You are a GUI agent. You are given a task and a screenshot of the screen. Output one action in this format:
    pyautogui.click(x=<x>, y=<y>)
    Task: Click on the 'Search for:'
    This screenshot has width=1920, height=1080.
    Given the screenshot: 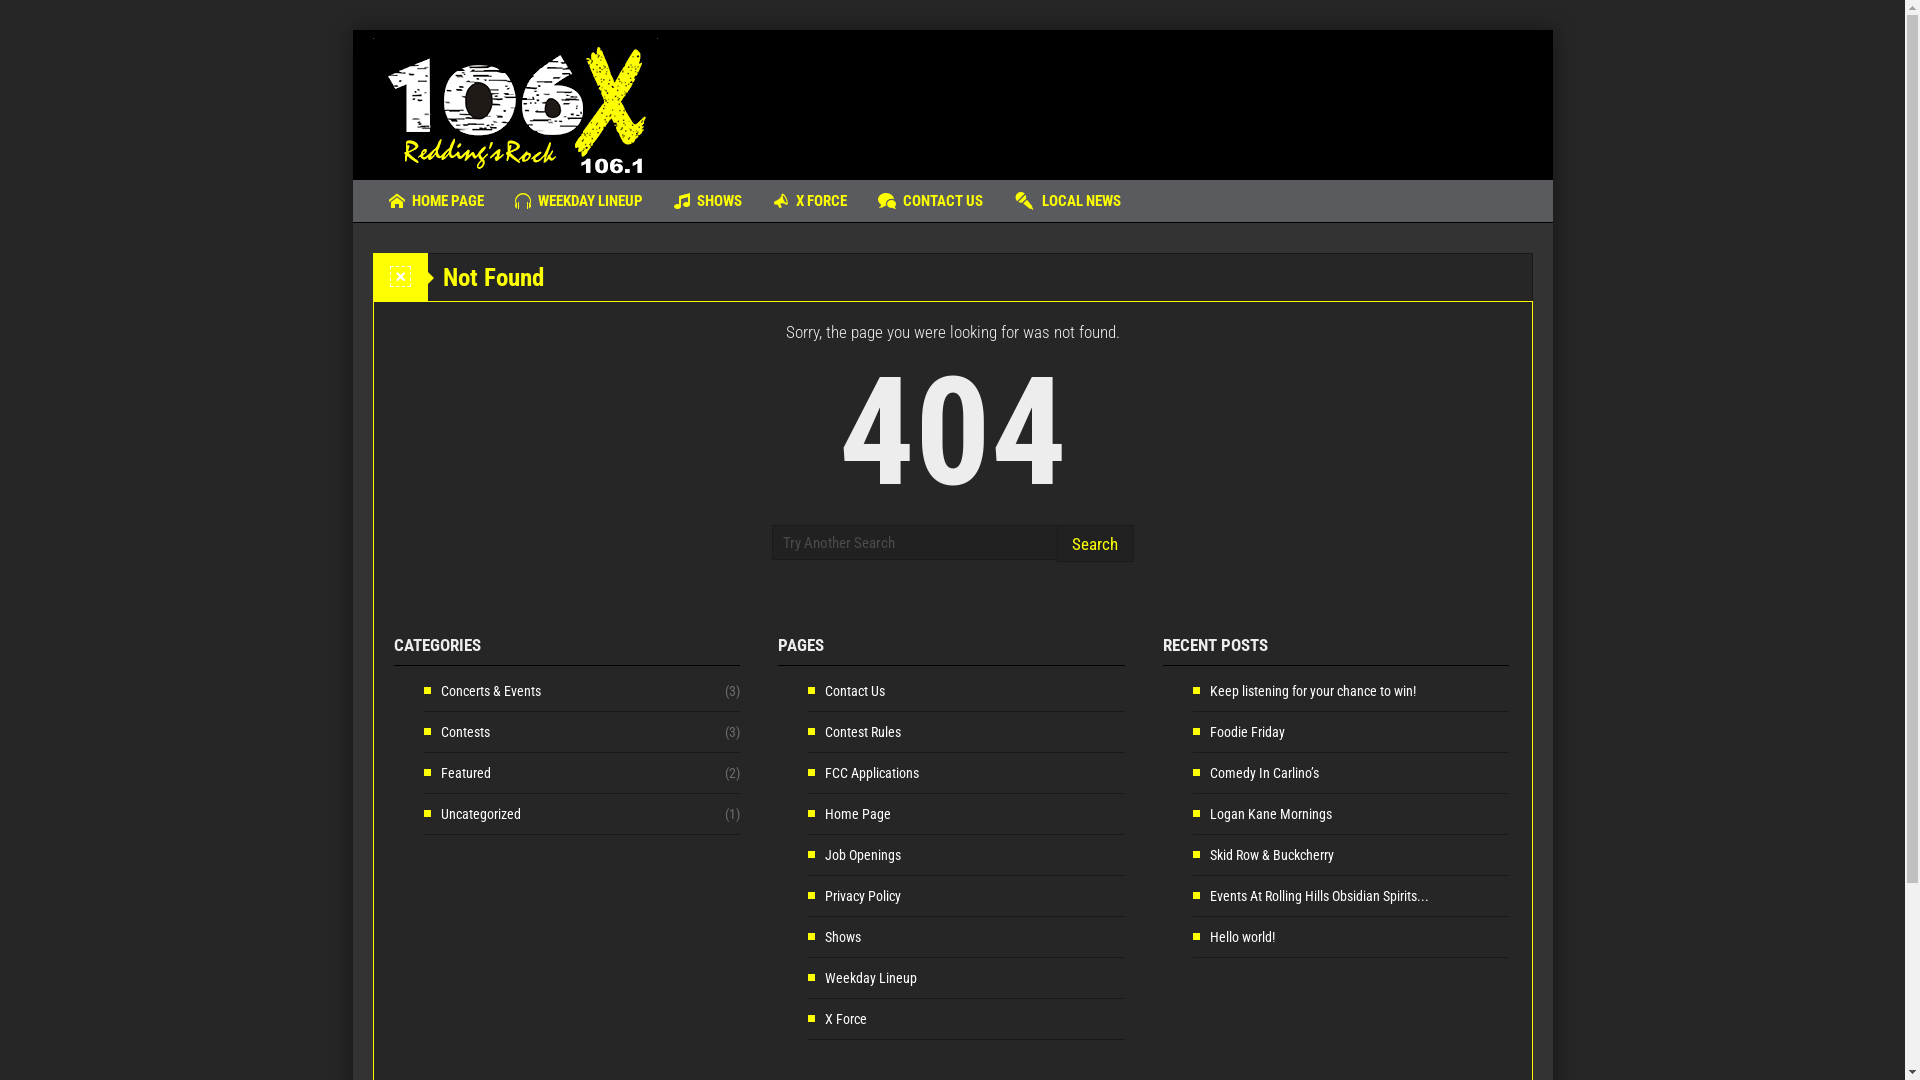 What is the action you would take?
    pyautogui.click(x=913, y=542)
    